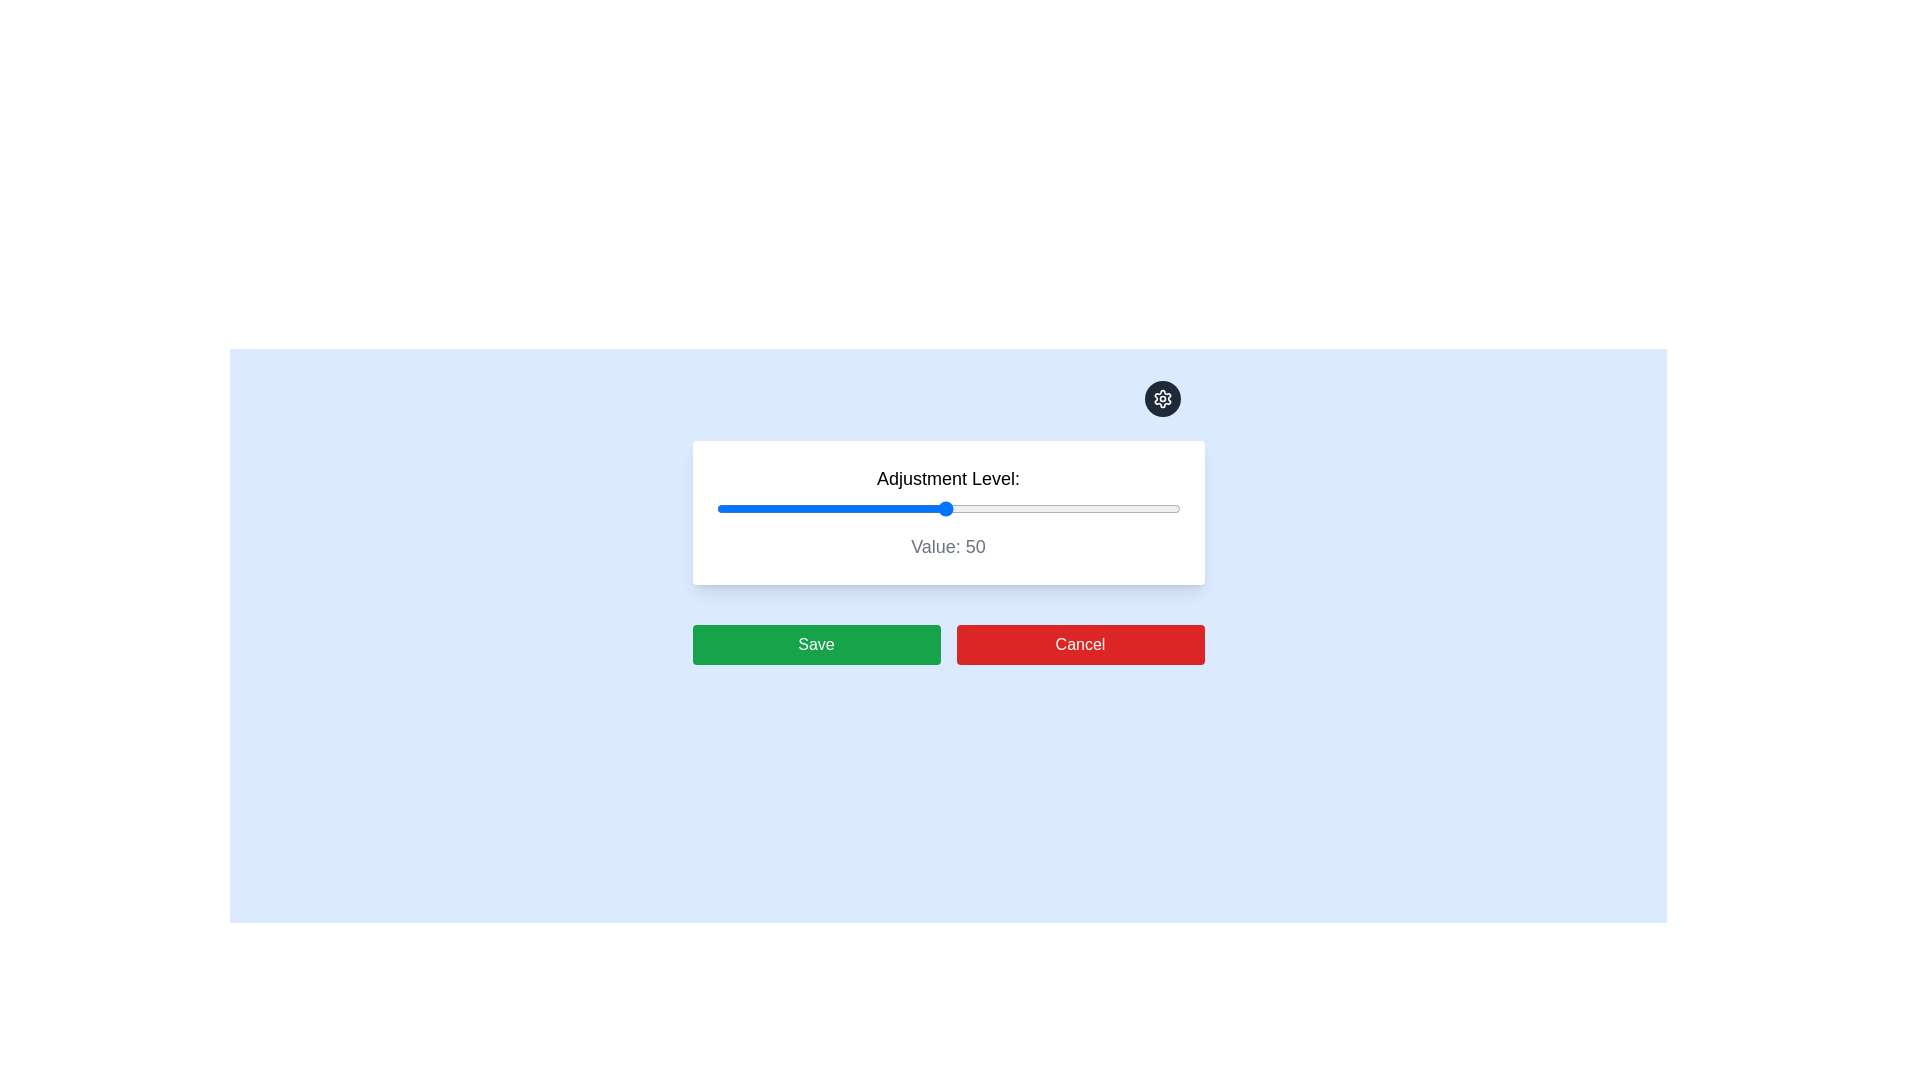  I want to click on the adjustment level, so click(805, 508).